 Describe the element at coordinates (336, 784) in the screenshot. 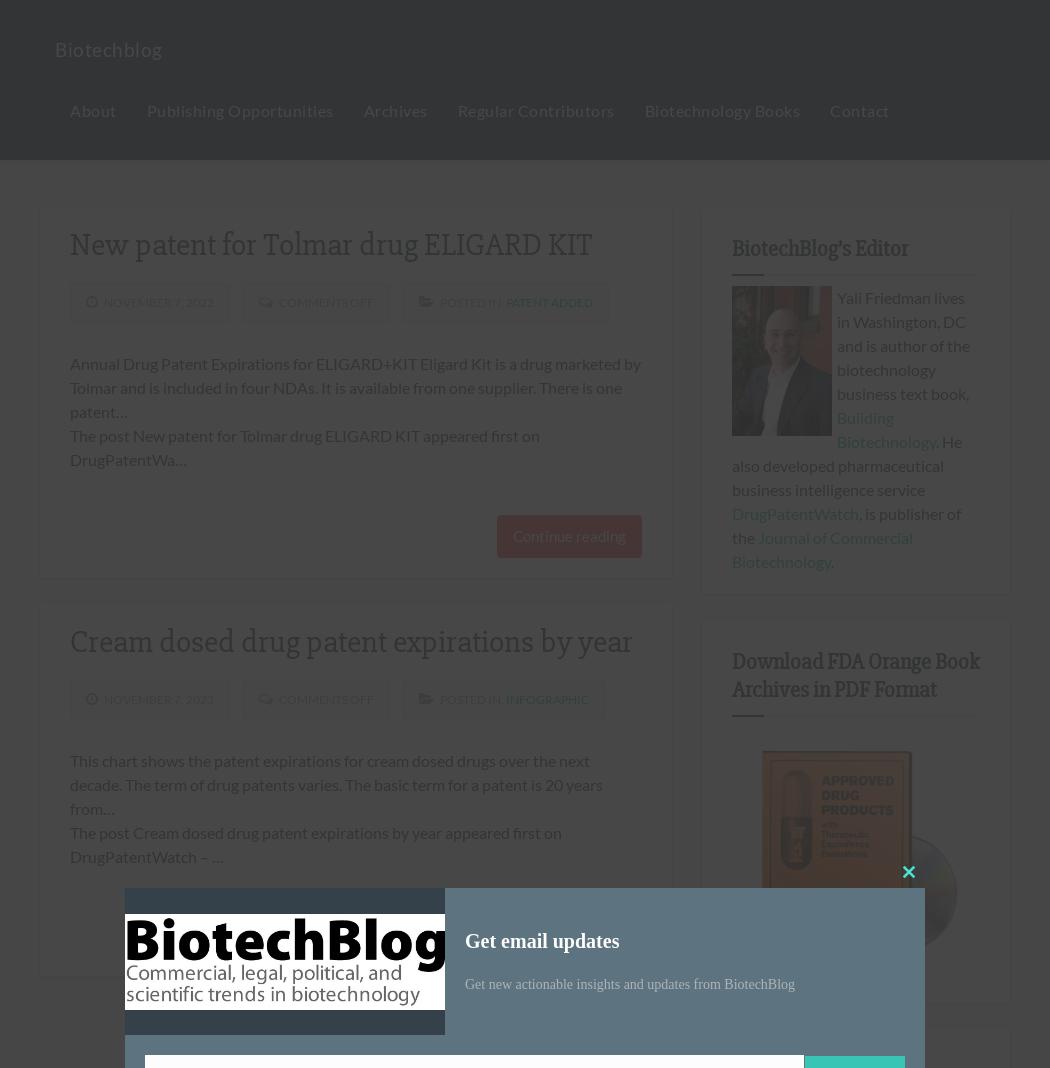

I see `'This chart shows the patent expirations for cream dosed drugs over the next decade. The term of drug patents varies. The basic term for a patent is 20 years from…'` at that location.